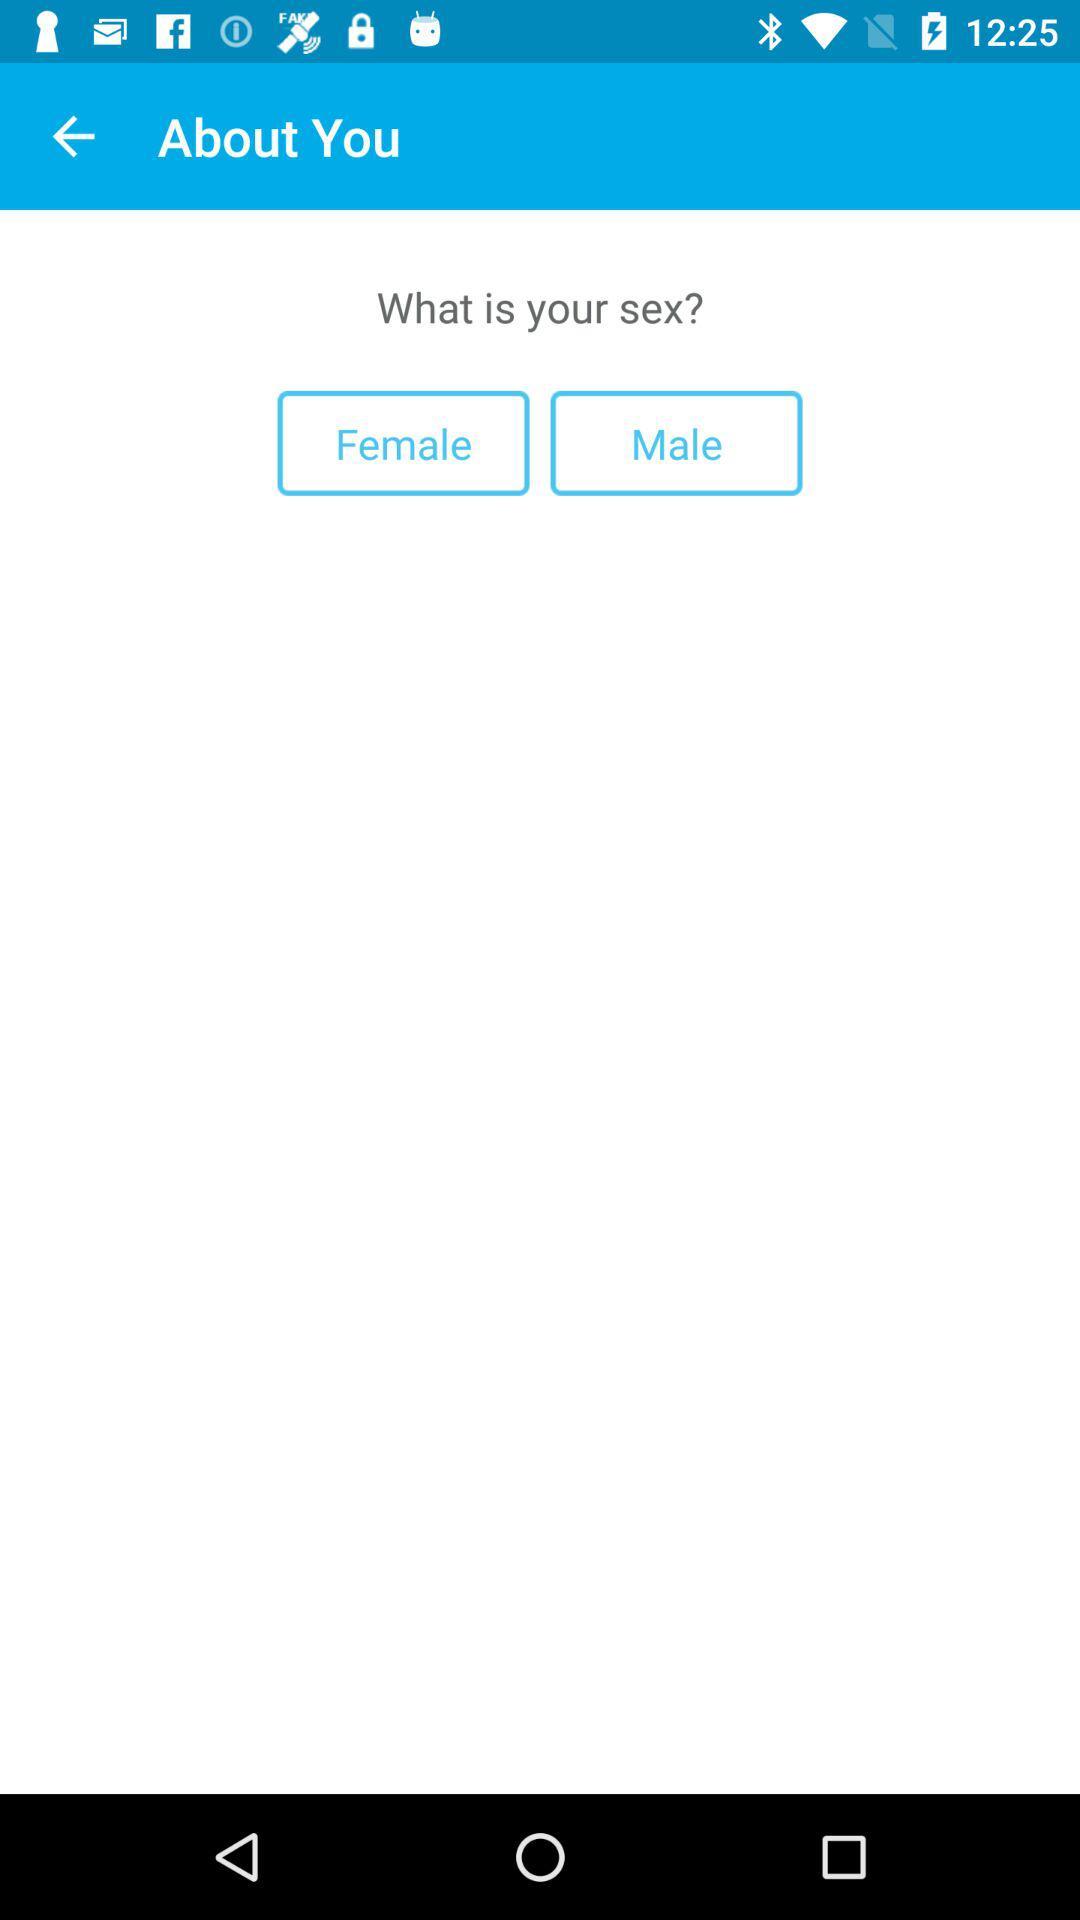 This screenshot has width=1080, height=1920. Describe the element at coordinates (675, 442) in the screenshot. I see `the male` at that location.